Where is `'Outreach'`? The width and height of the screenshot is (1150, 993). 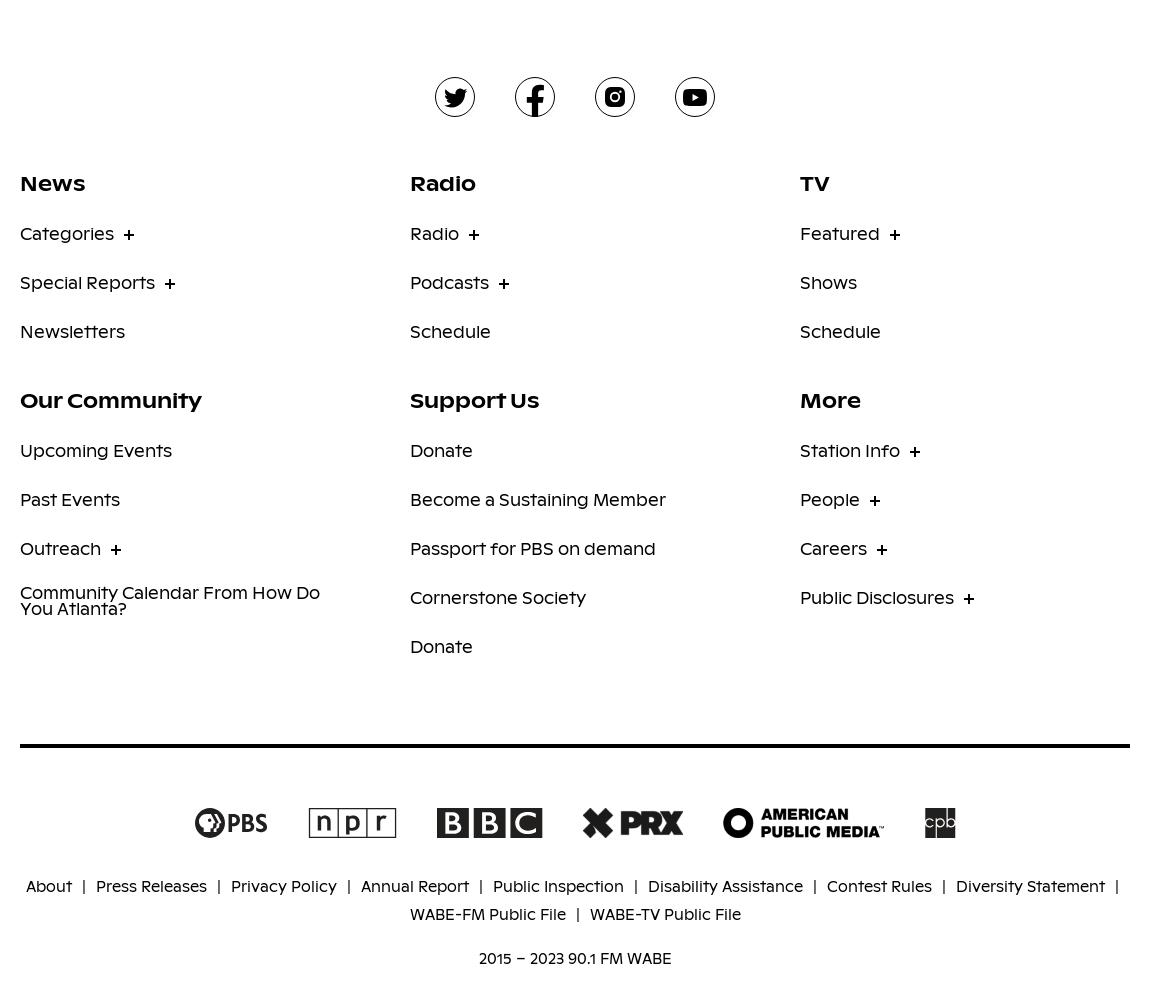 'Outreach' is located at coordinates (59, 547).